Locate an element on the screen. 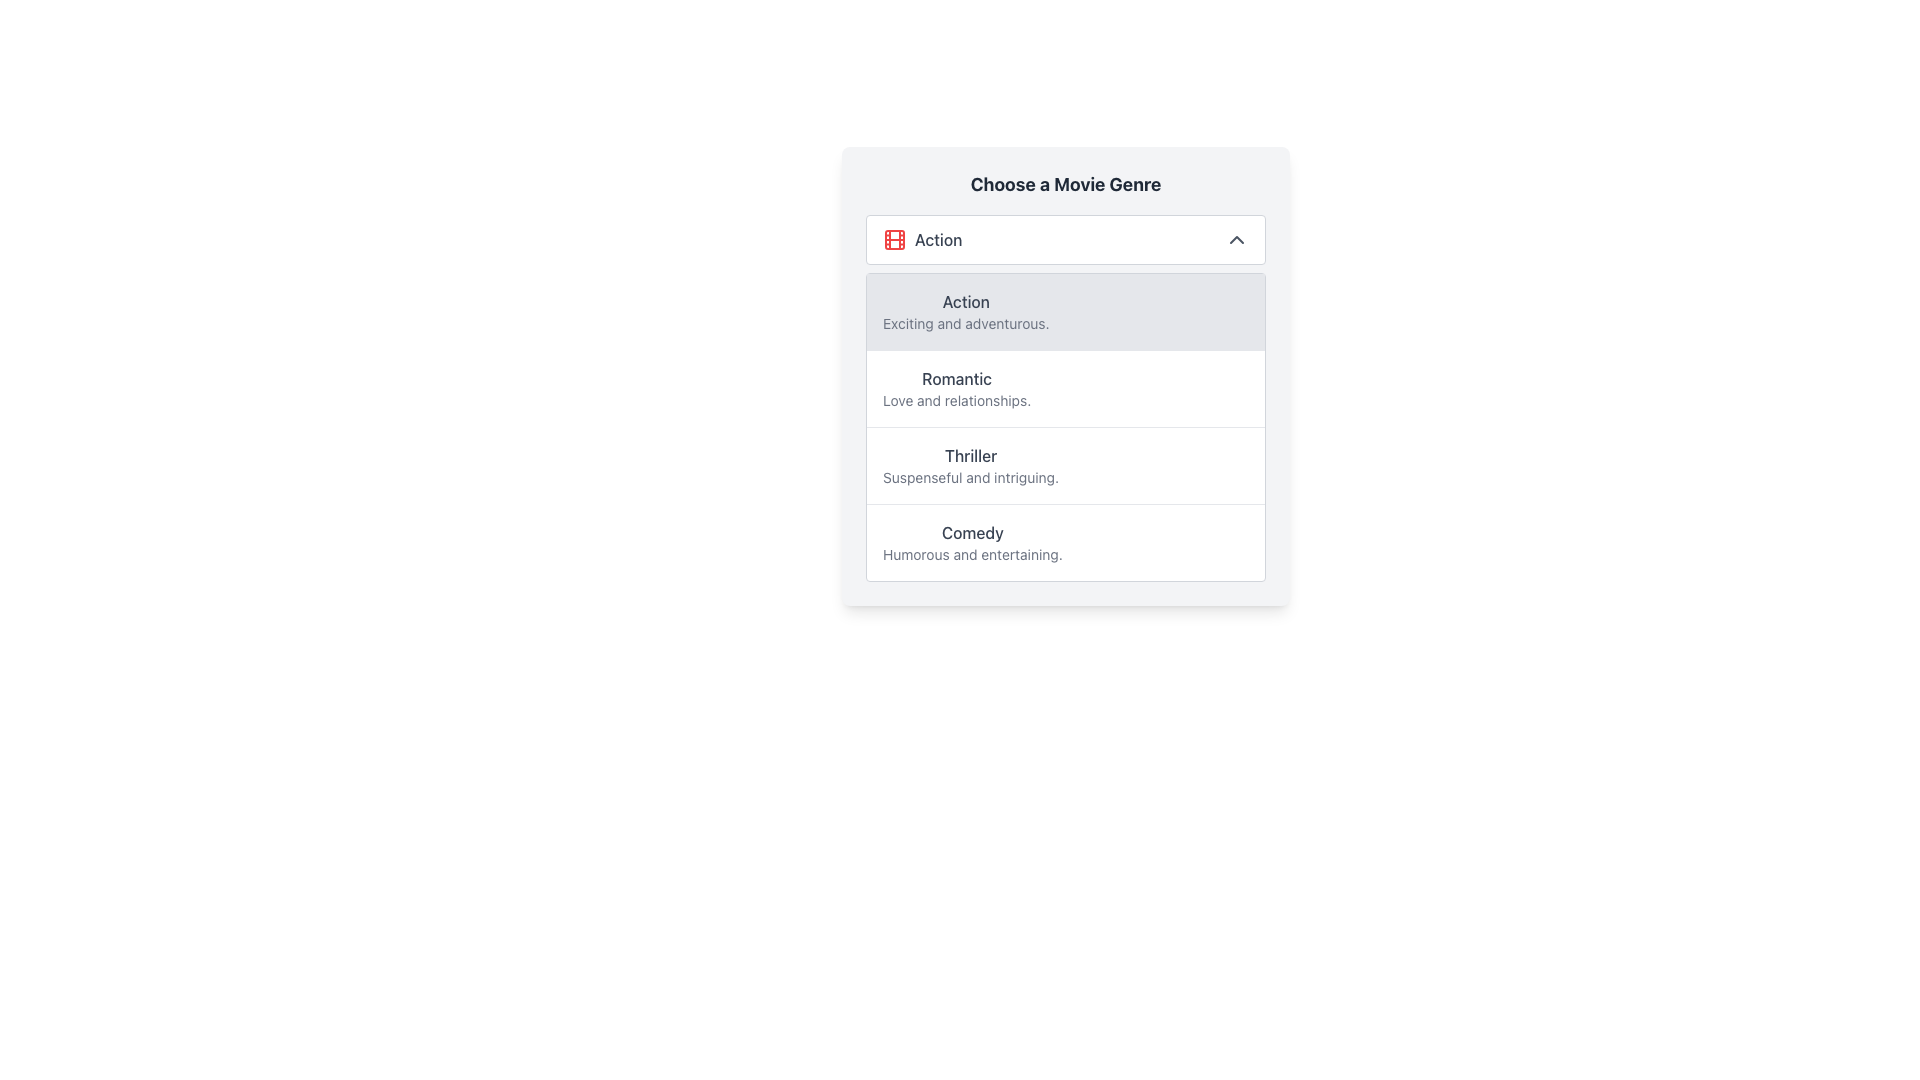 Image resolution: width=1920 pixels, height=1080 pixels. the text label heading that says 'Choose a Movie Genre', which is displayed prominently in a bold, large gray font, positioned at the top of the panel is located at coordinates (1064, 185).